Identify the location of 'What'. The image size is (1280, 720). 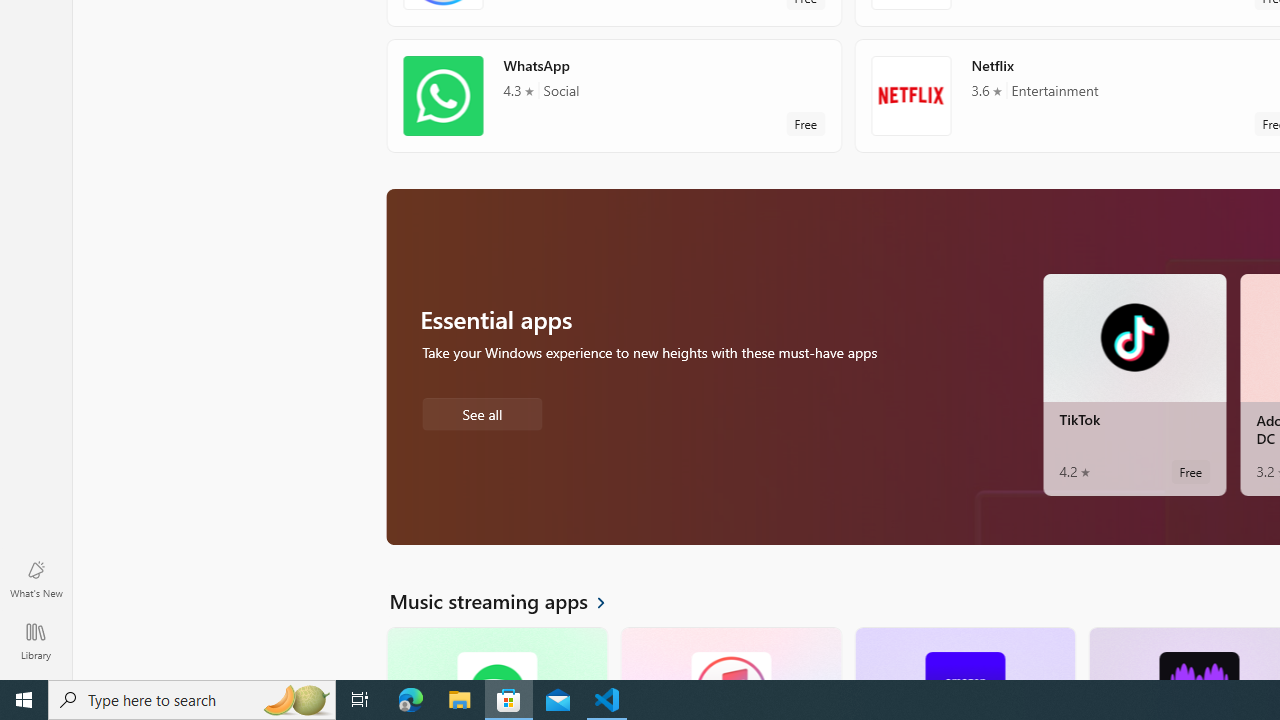
(35, 578).